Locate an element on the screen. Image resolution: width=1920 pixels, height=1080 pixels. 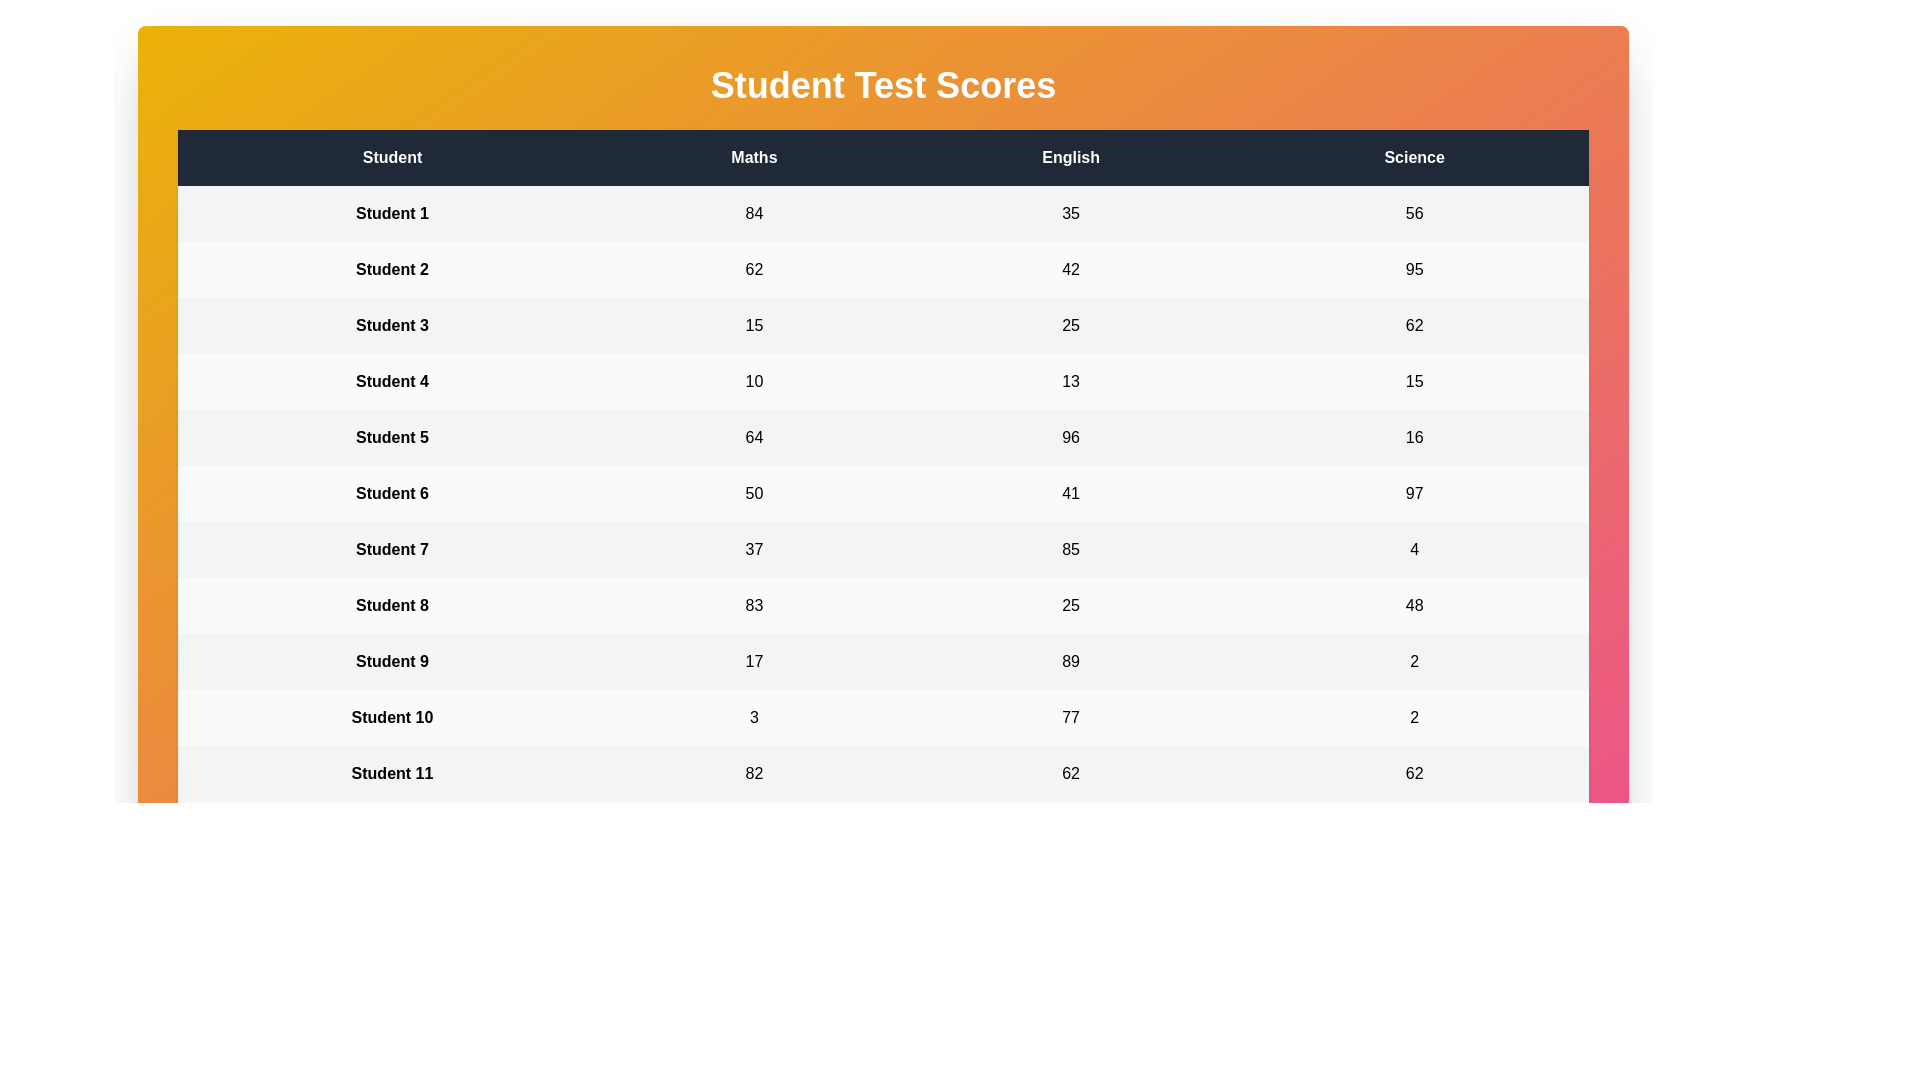
the Maths header to sort the column is located at coordinates (753, 157).